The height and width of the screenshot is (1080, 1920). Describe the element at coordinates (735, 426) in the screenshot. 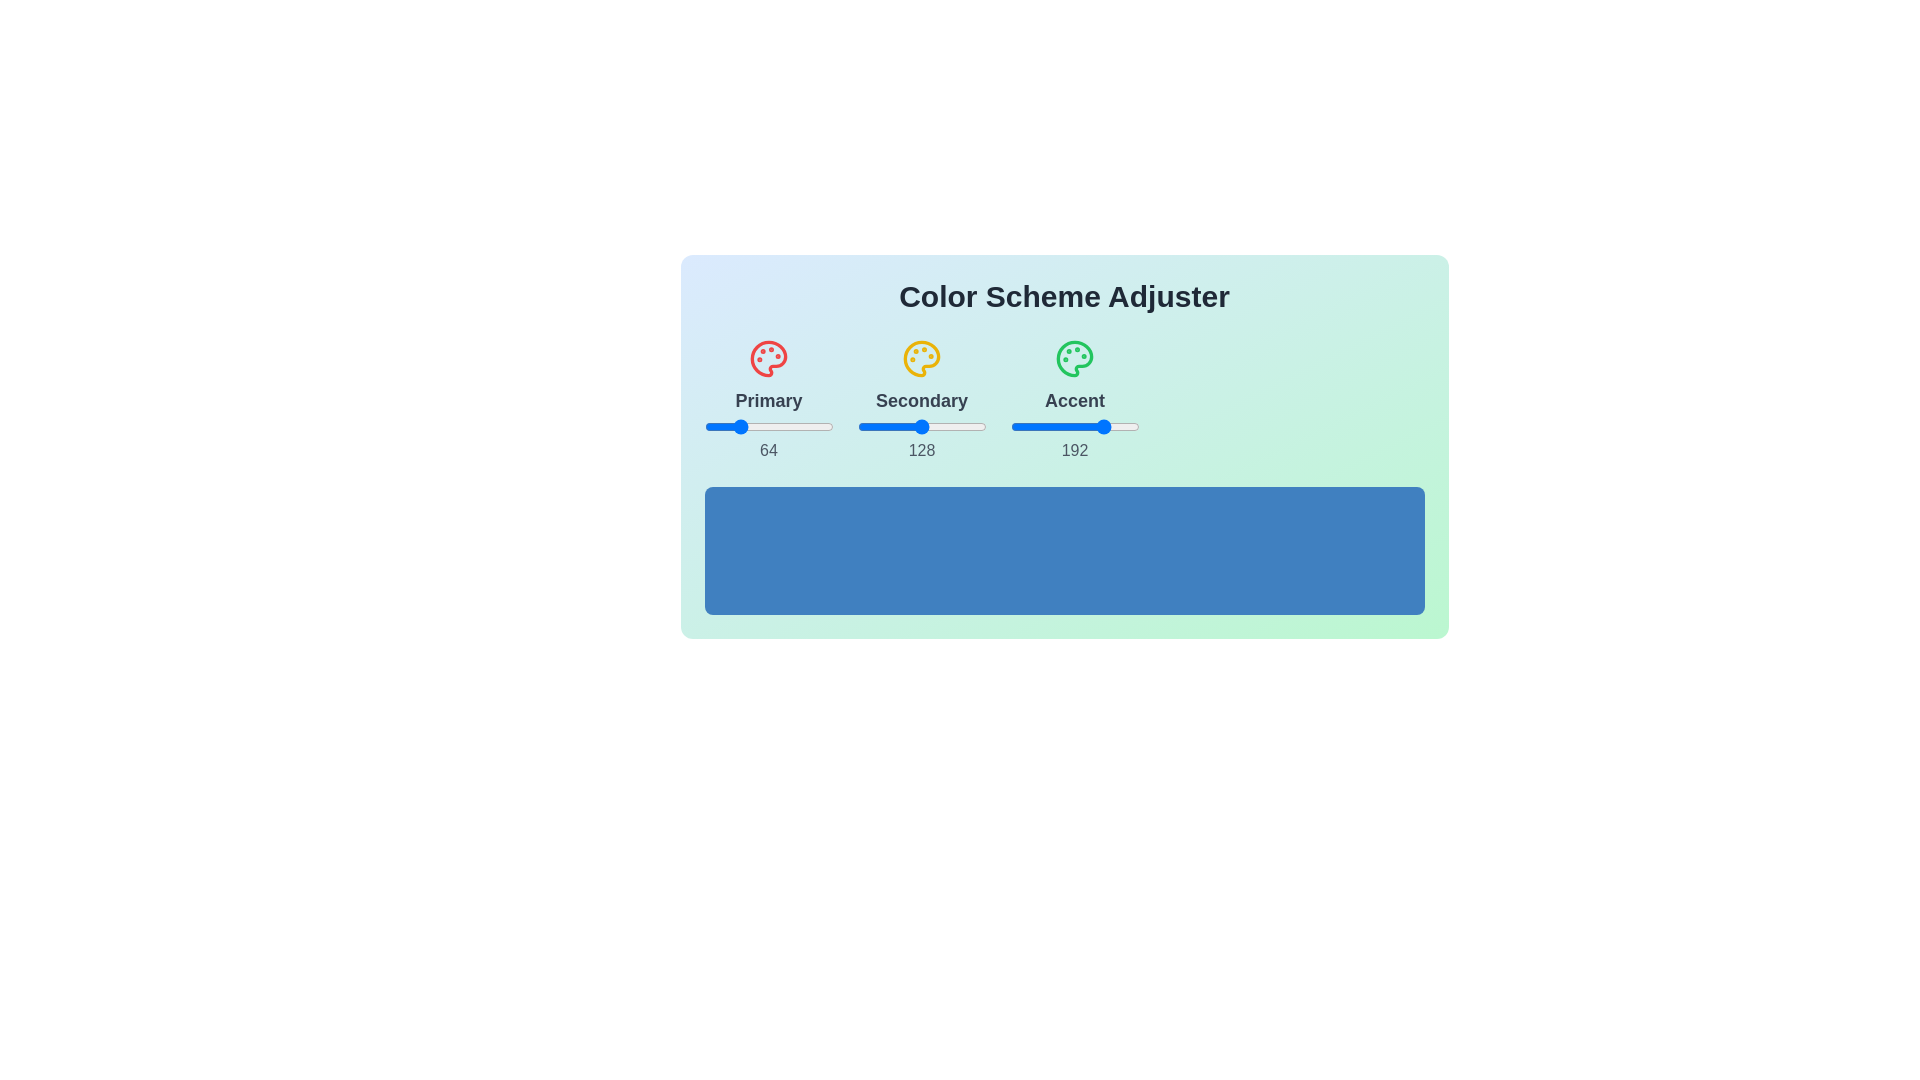

I see `the primary slider to set its value to 64` at that location.